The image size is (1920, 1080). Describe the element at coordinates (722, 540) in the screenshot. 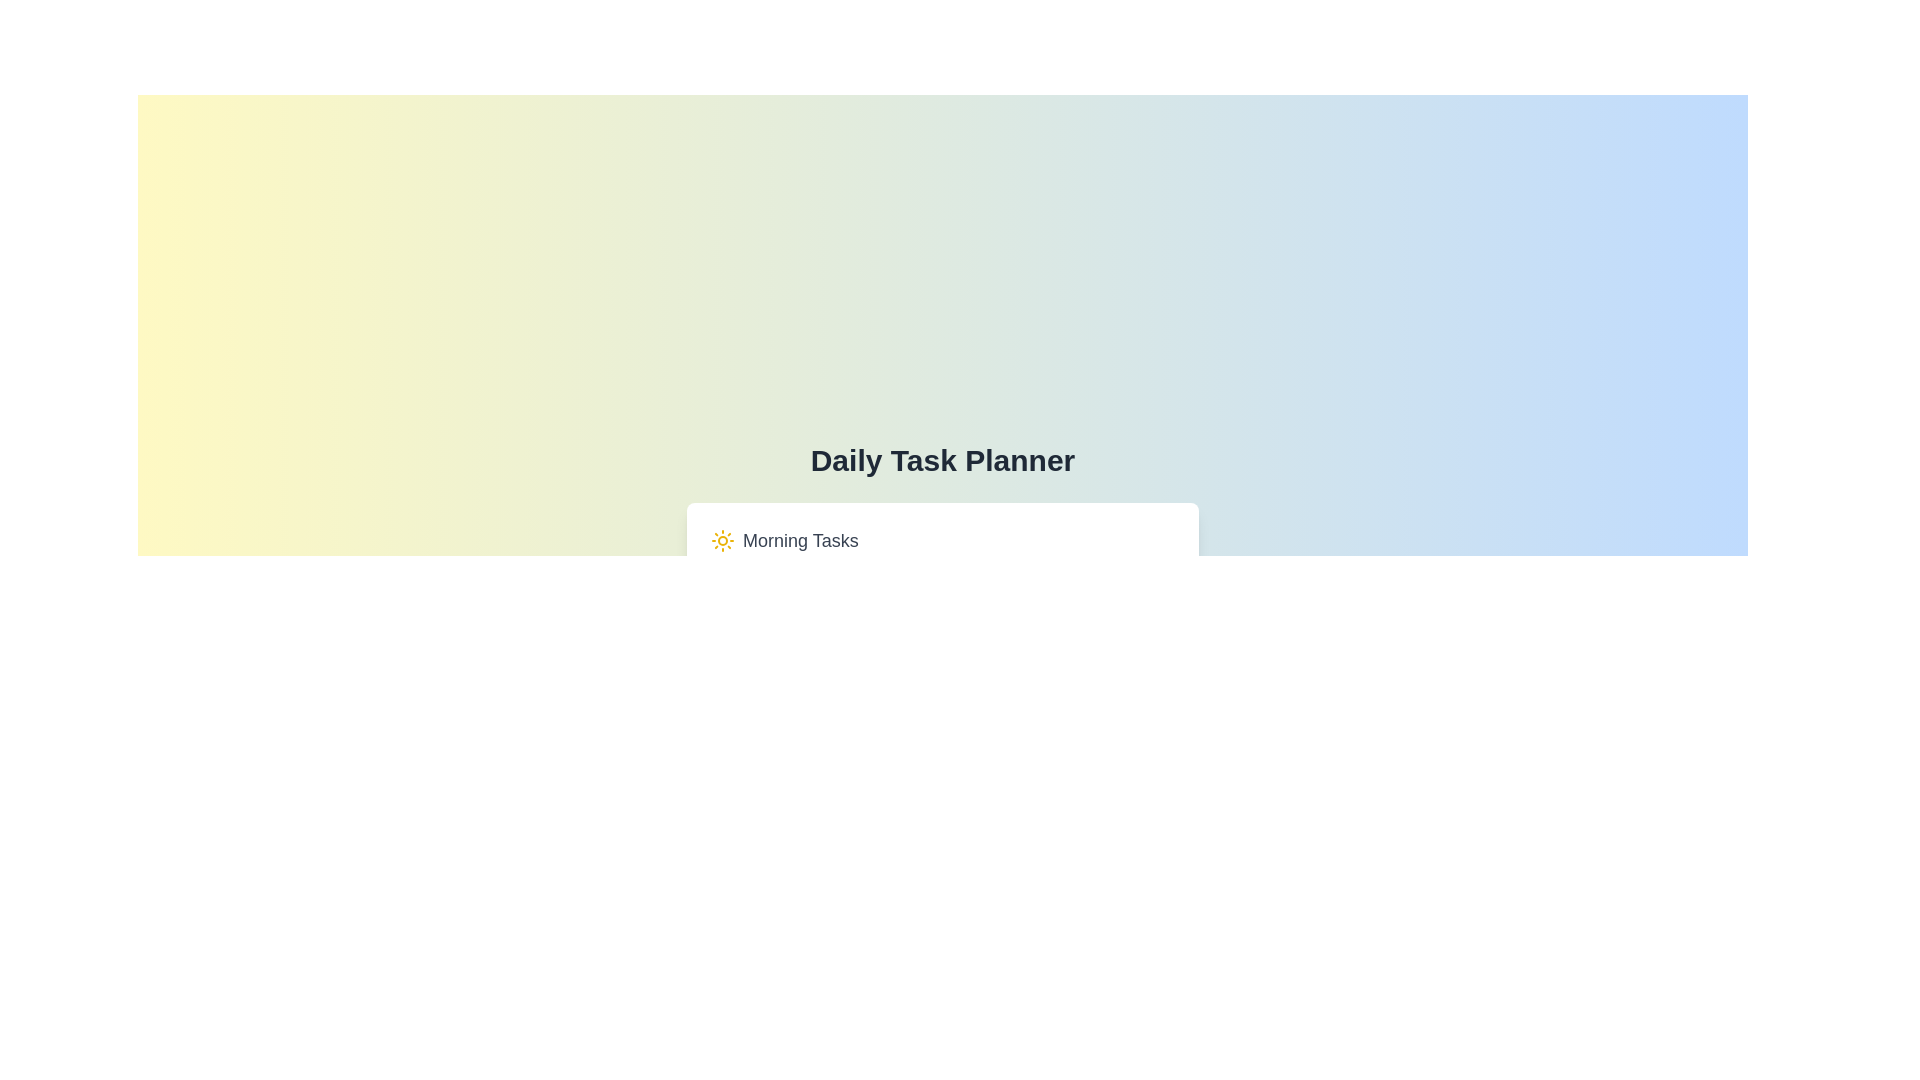

I see `the small sun-shaped graphic icon, which is yellow and positioned` at that location.